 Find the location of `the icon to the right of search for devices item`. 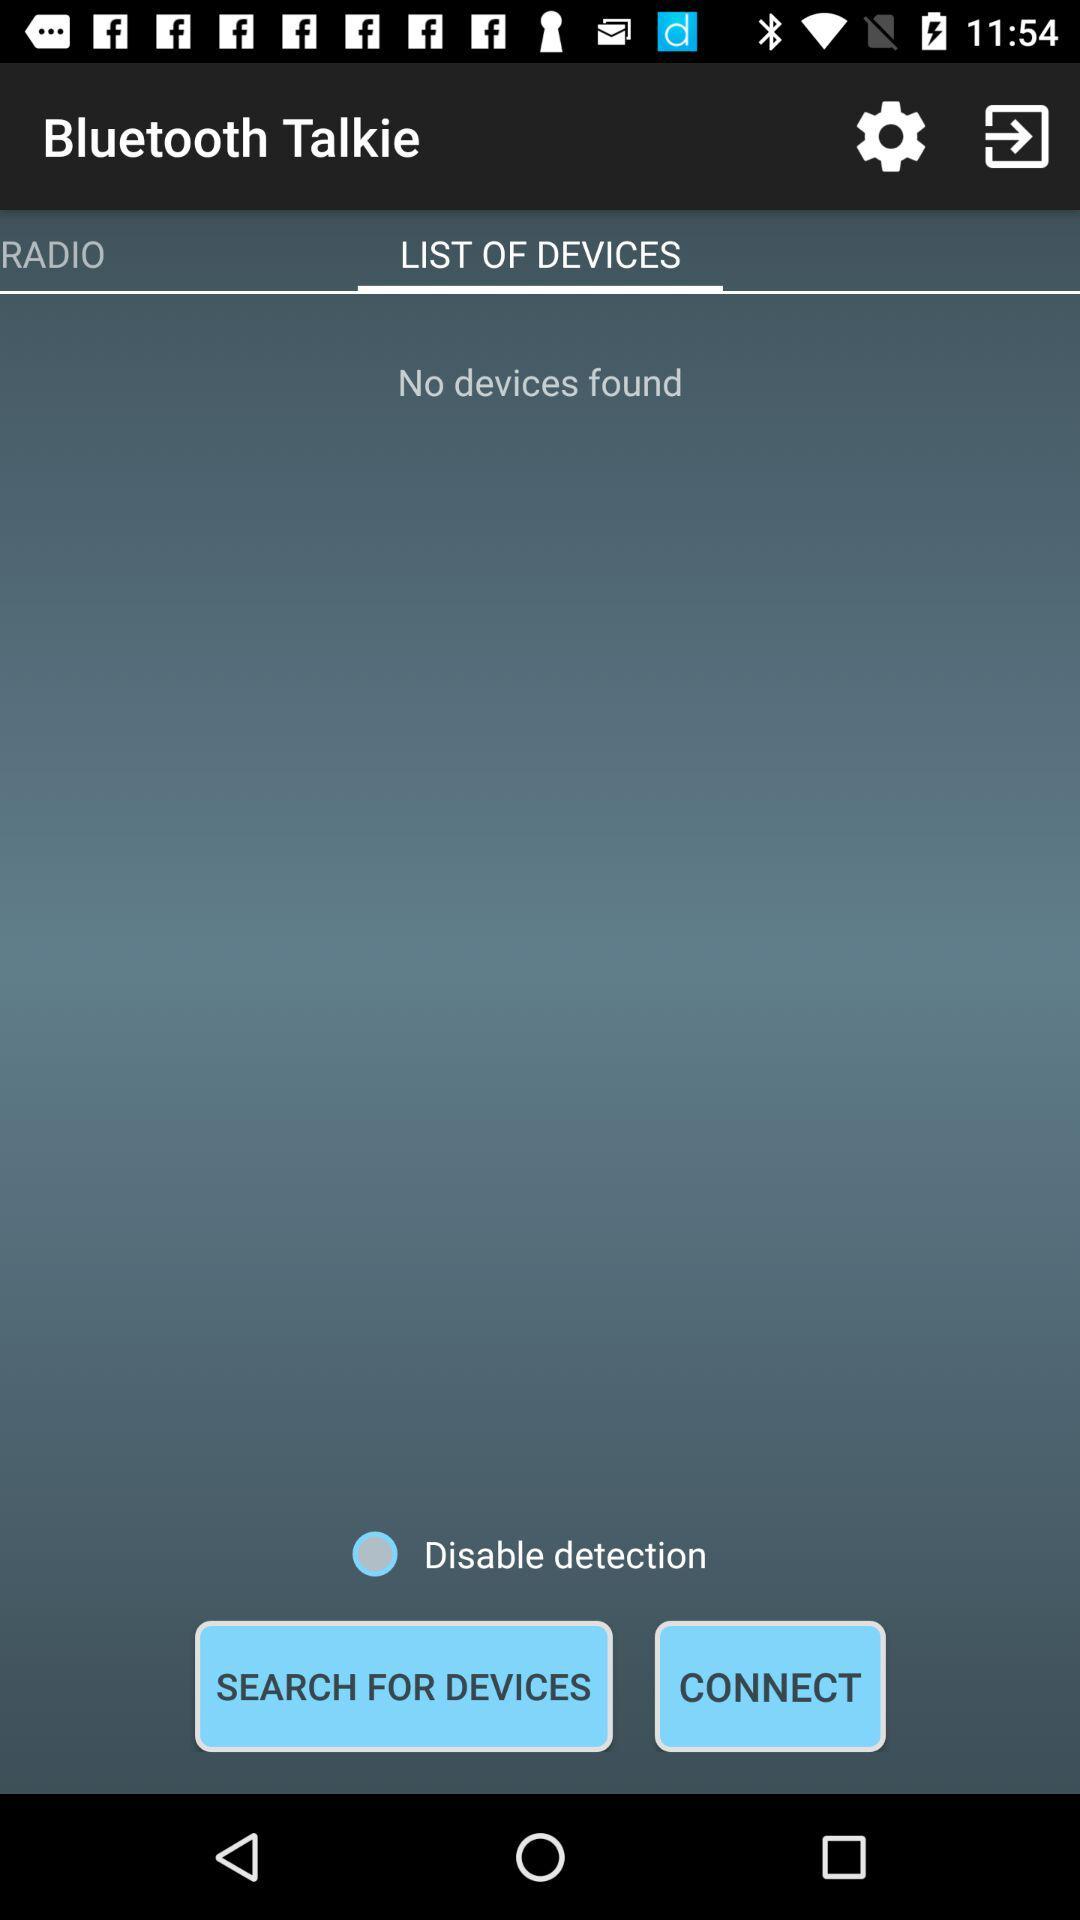

the icon to the right of search for devices item is located at coordinates (769, 1685).